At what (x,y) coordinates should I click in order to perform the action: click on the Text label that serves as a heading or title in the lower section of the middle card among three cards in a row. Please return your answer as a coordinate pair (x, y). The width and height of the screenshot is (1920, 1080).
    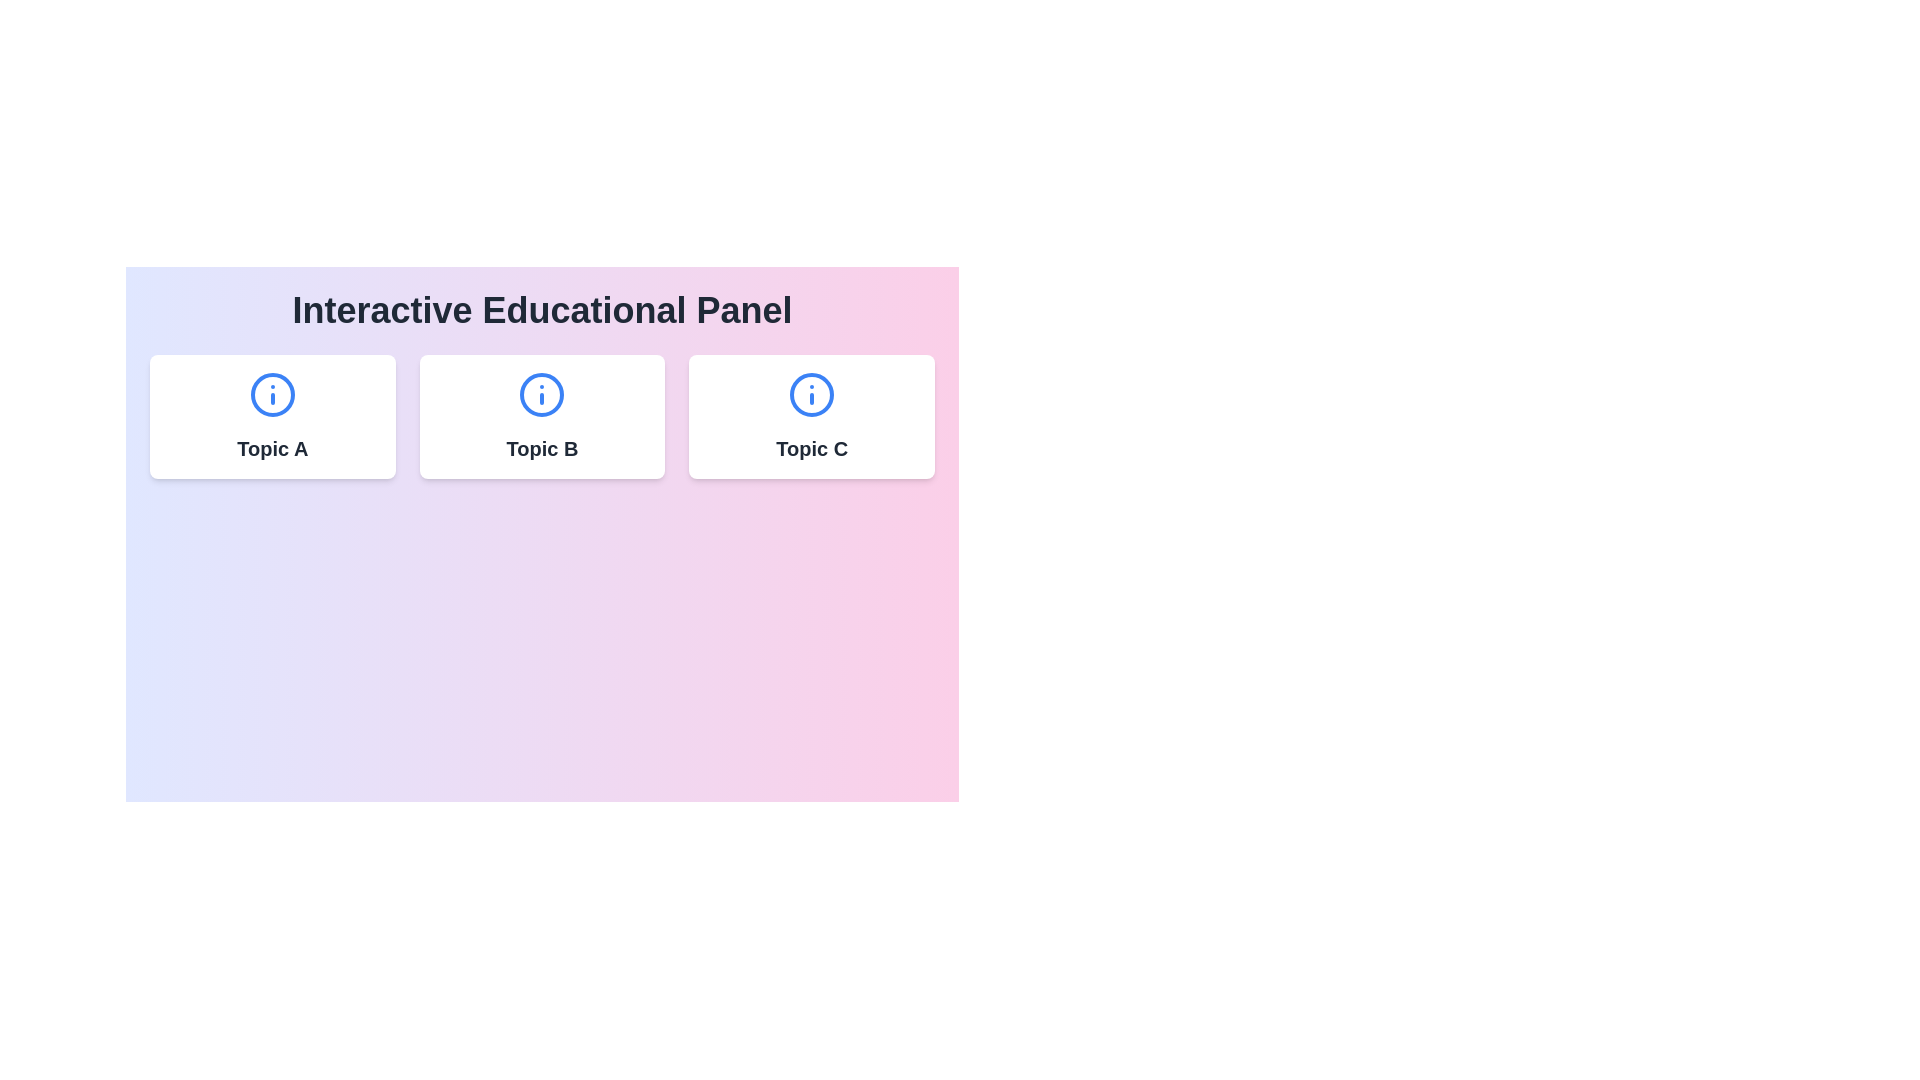
    Looking at the image, I should click on (542, 447).